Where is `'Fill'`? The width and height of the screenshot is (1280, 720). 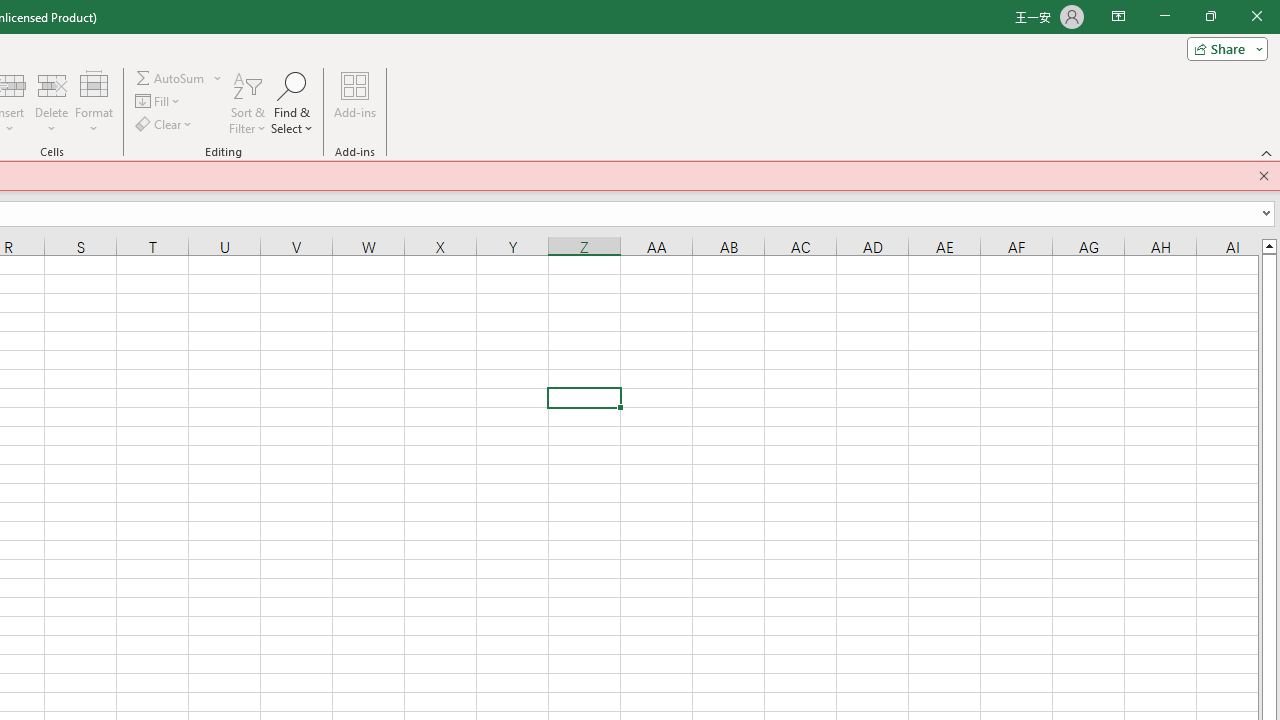 'Fill' is located at coordinates (158, 101).